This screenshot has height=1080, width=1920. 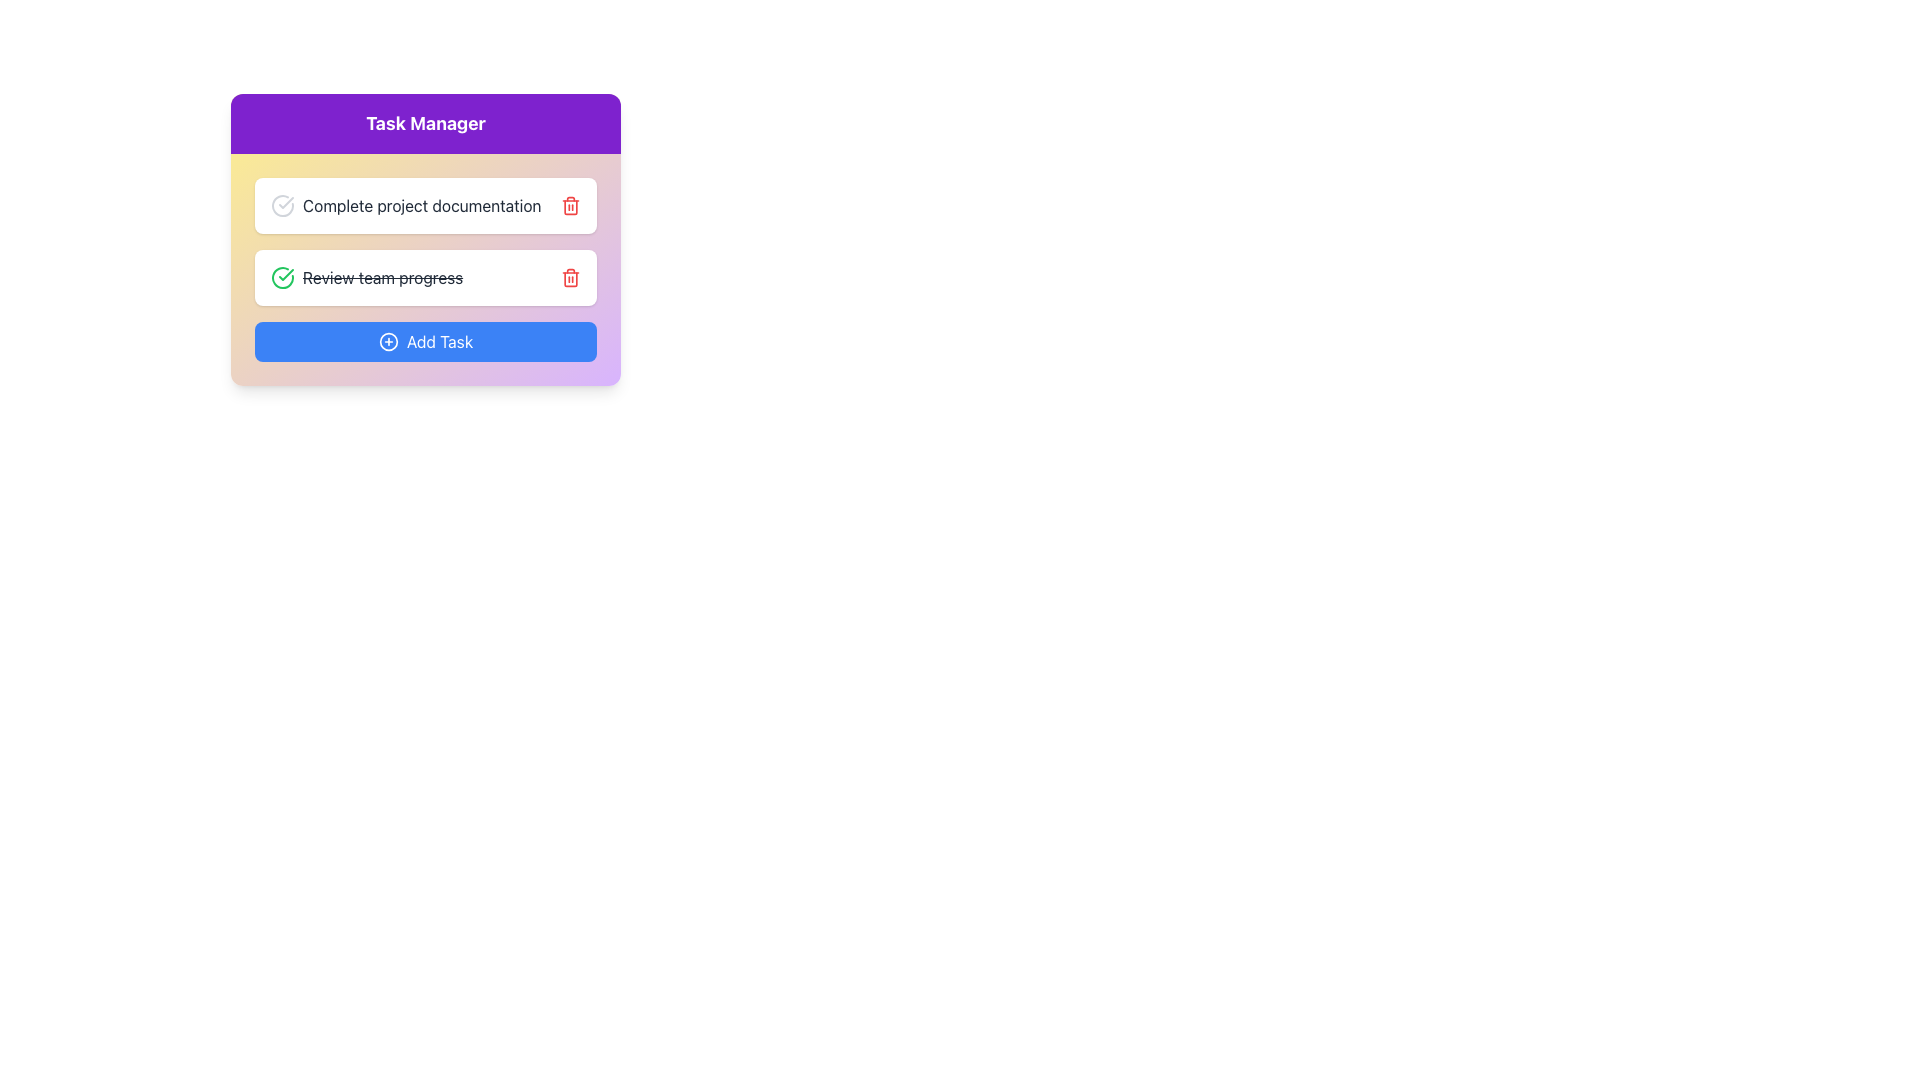 I want to click on the first icon on the left within the task row labeled 'Complete project documentation', so click(x=282, y=205).